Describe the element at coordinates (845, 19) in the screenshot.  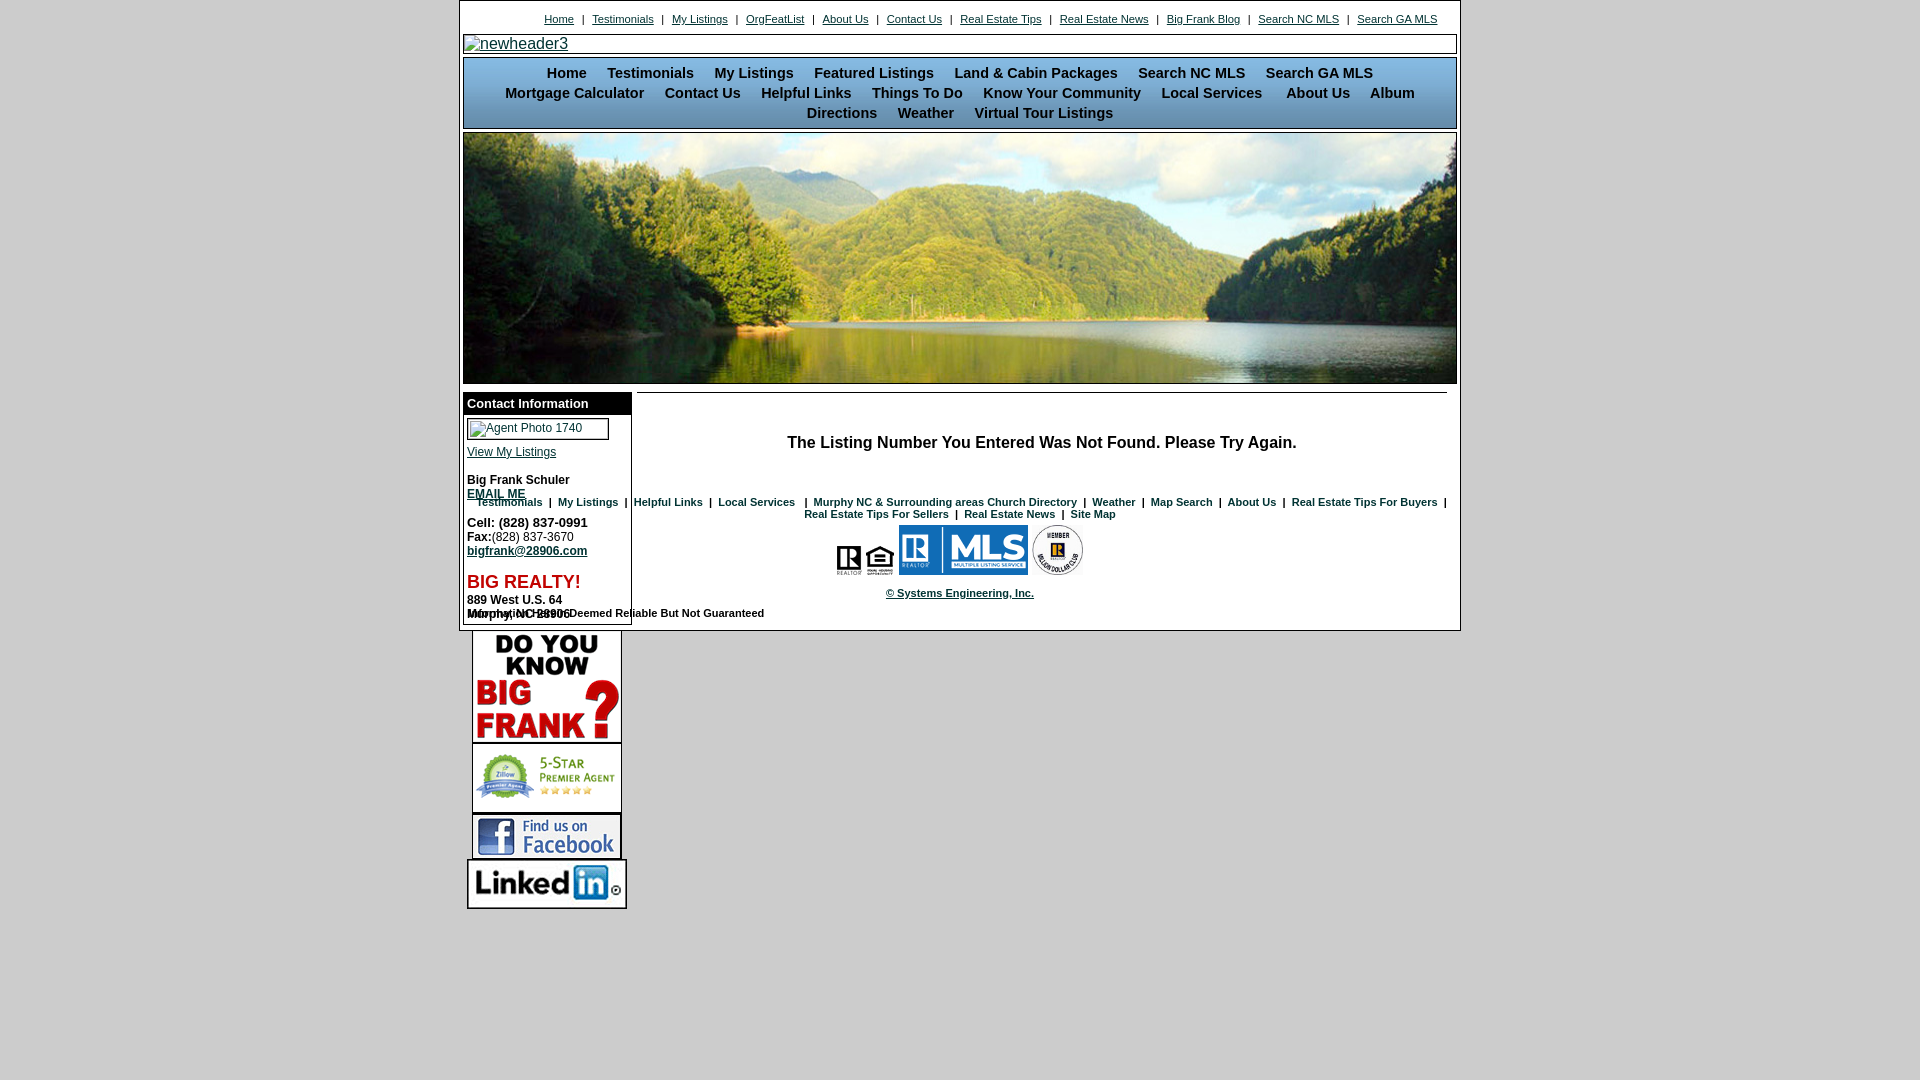
I see `'About Us'` at that location.